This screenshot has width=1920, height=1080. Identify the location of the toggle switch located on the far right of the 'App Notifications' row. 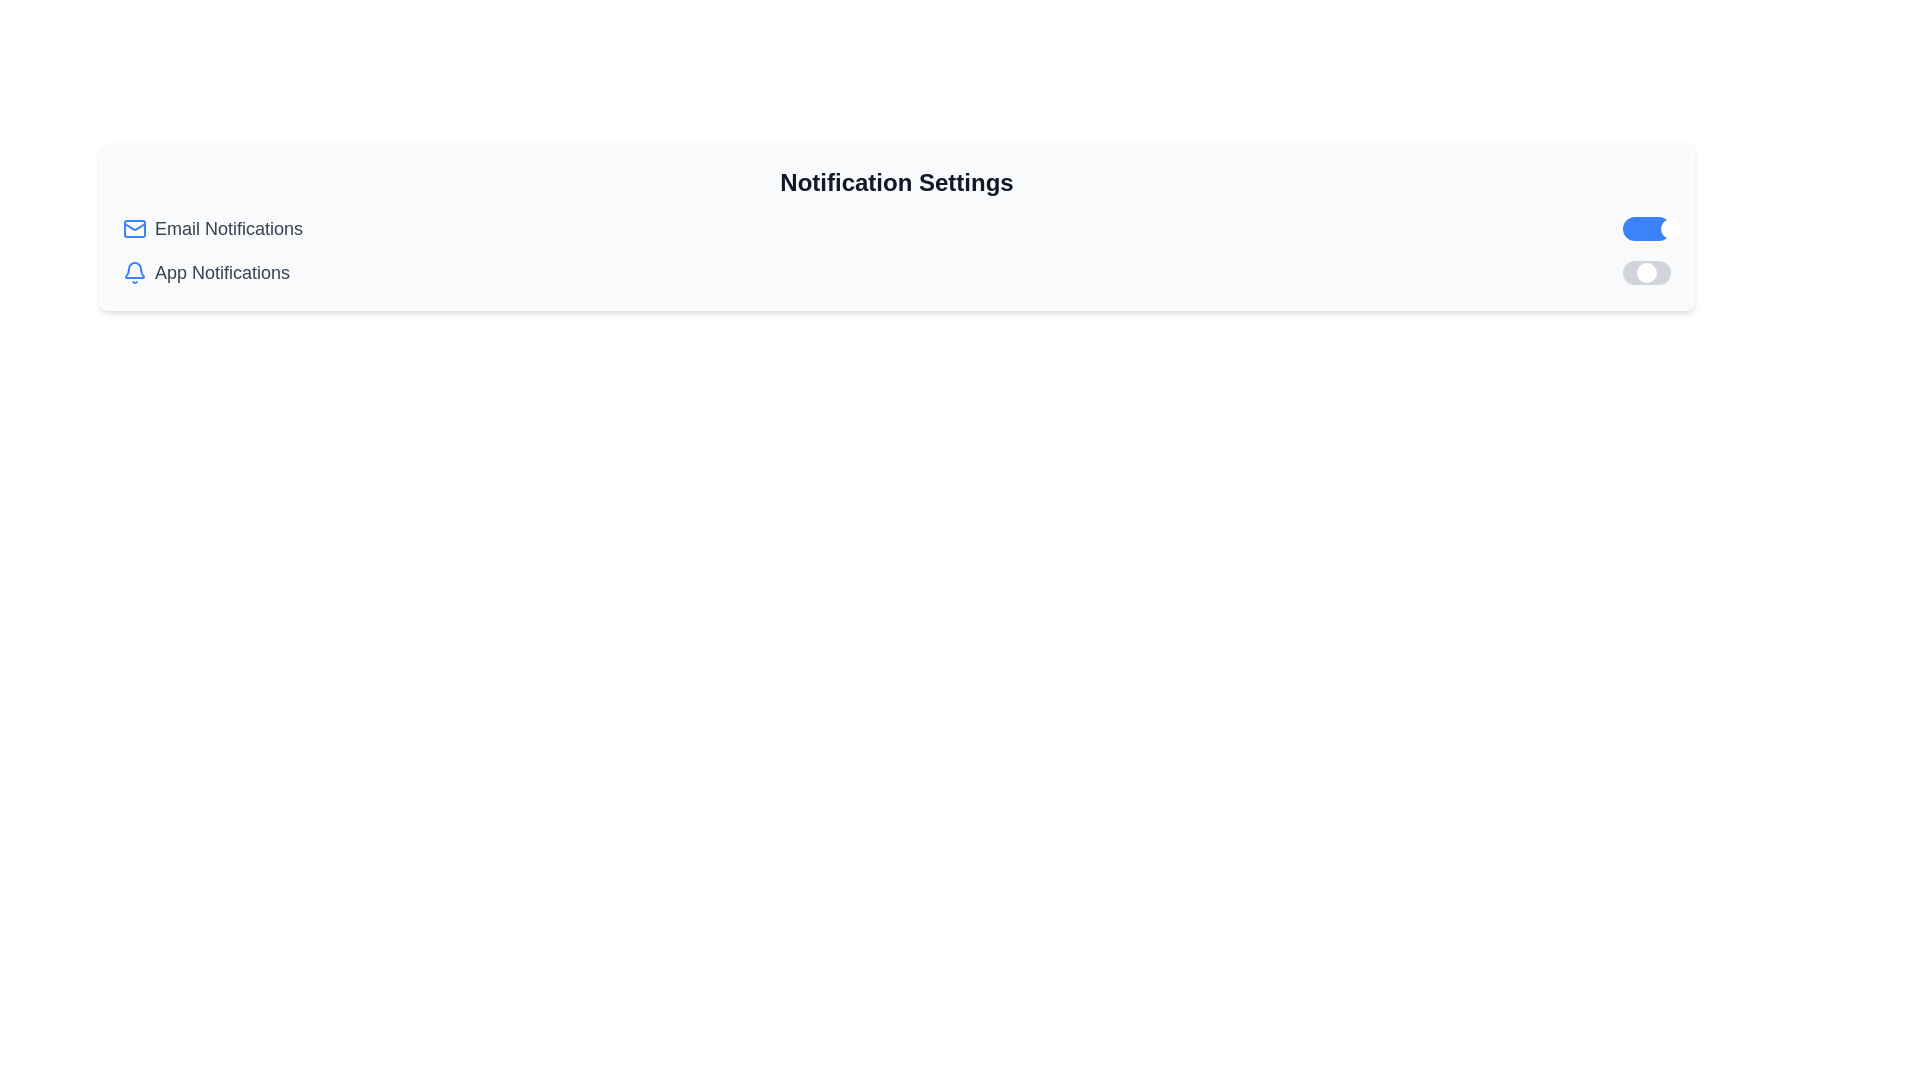
(1646, 273).